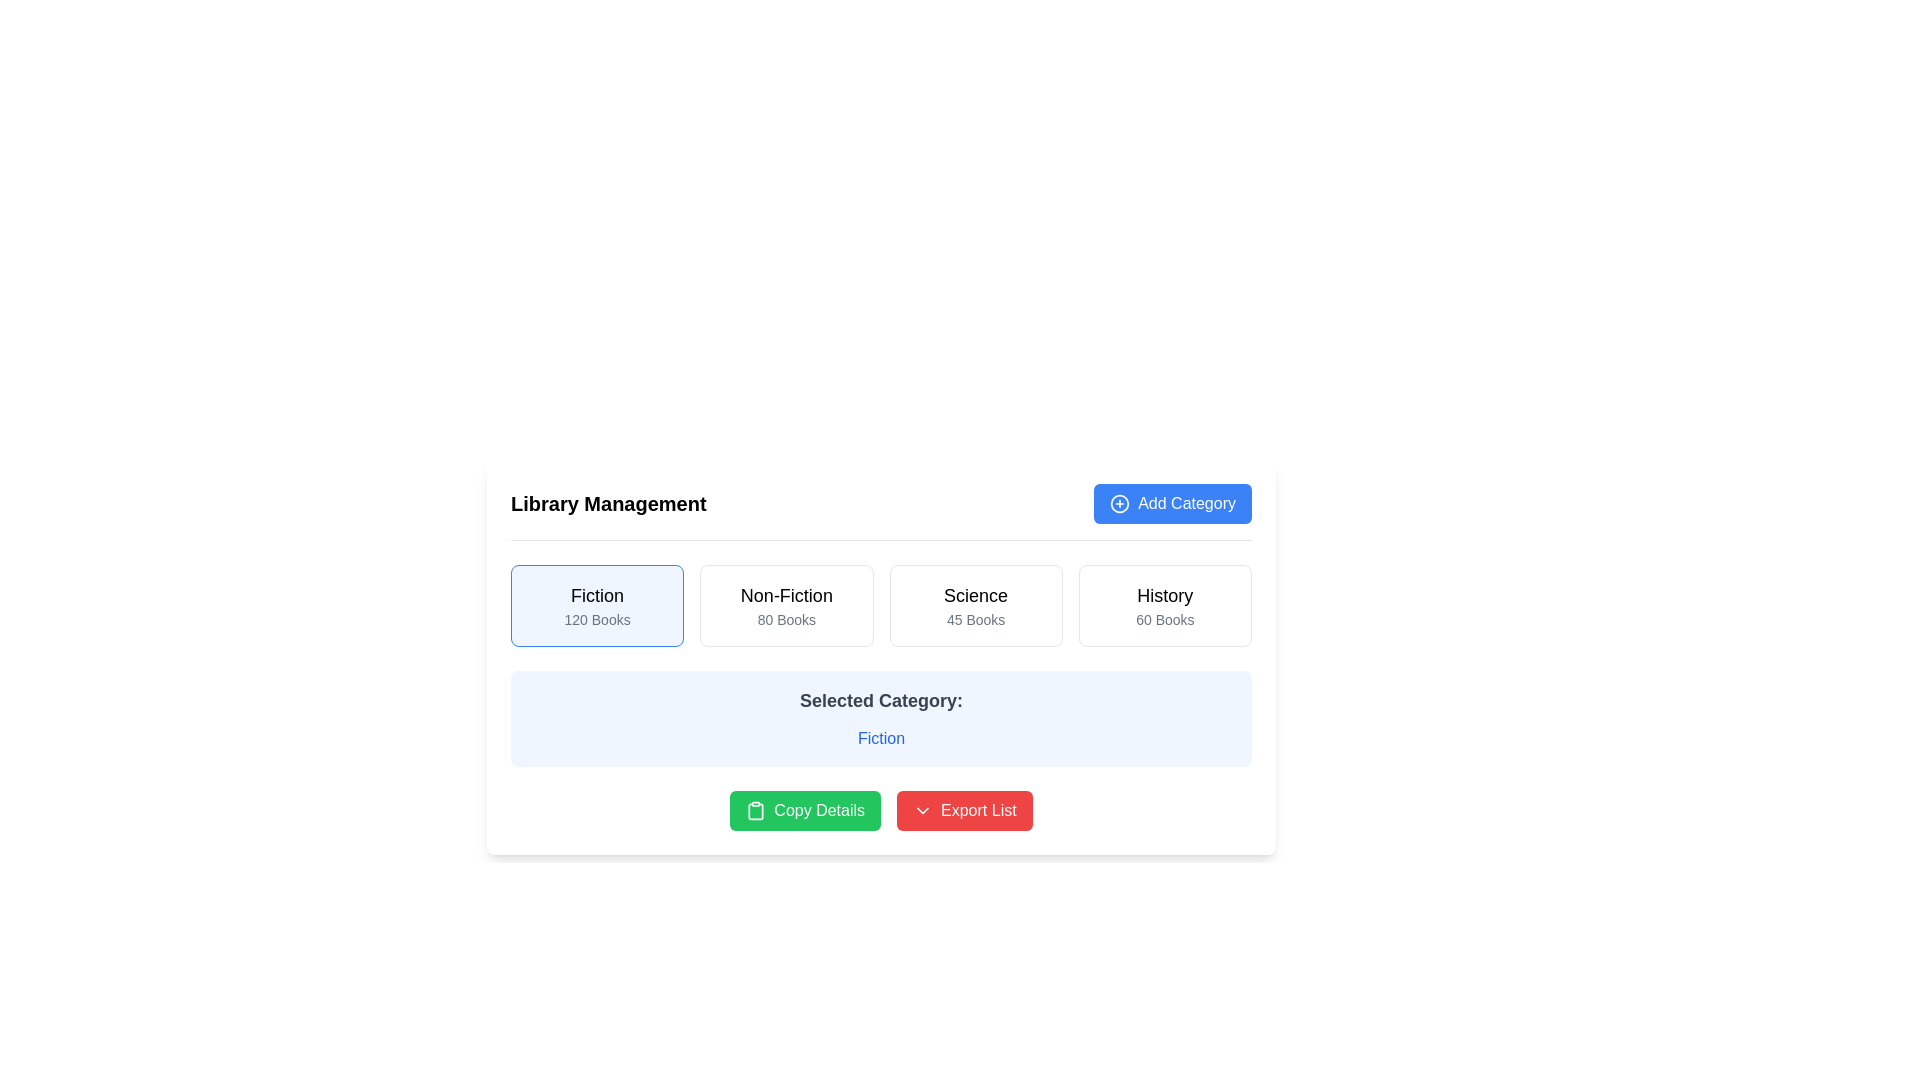 This screenshot has height=1080, width=1920. I want to click on the text label displaying 'History', which is located in the center of a card component in the top-right section of the interface, so click(1165, 595).